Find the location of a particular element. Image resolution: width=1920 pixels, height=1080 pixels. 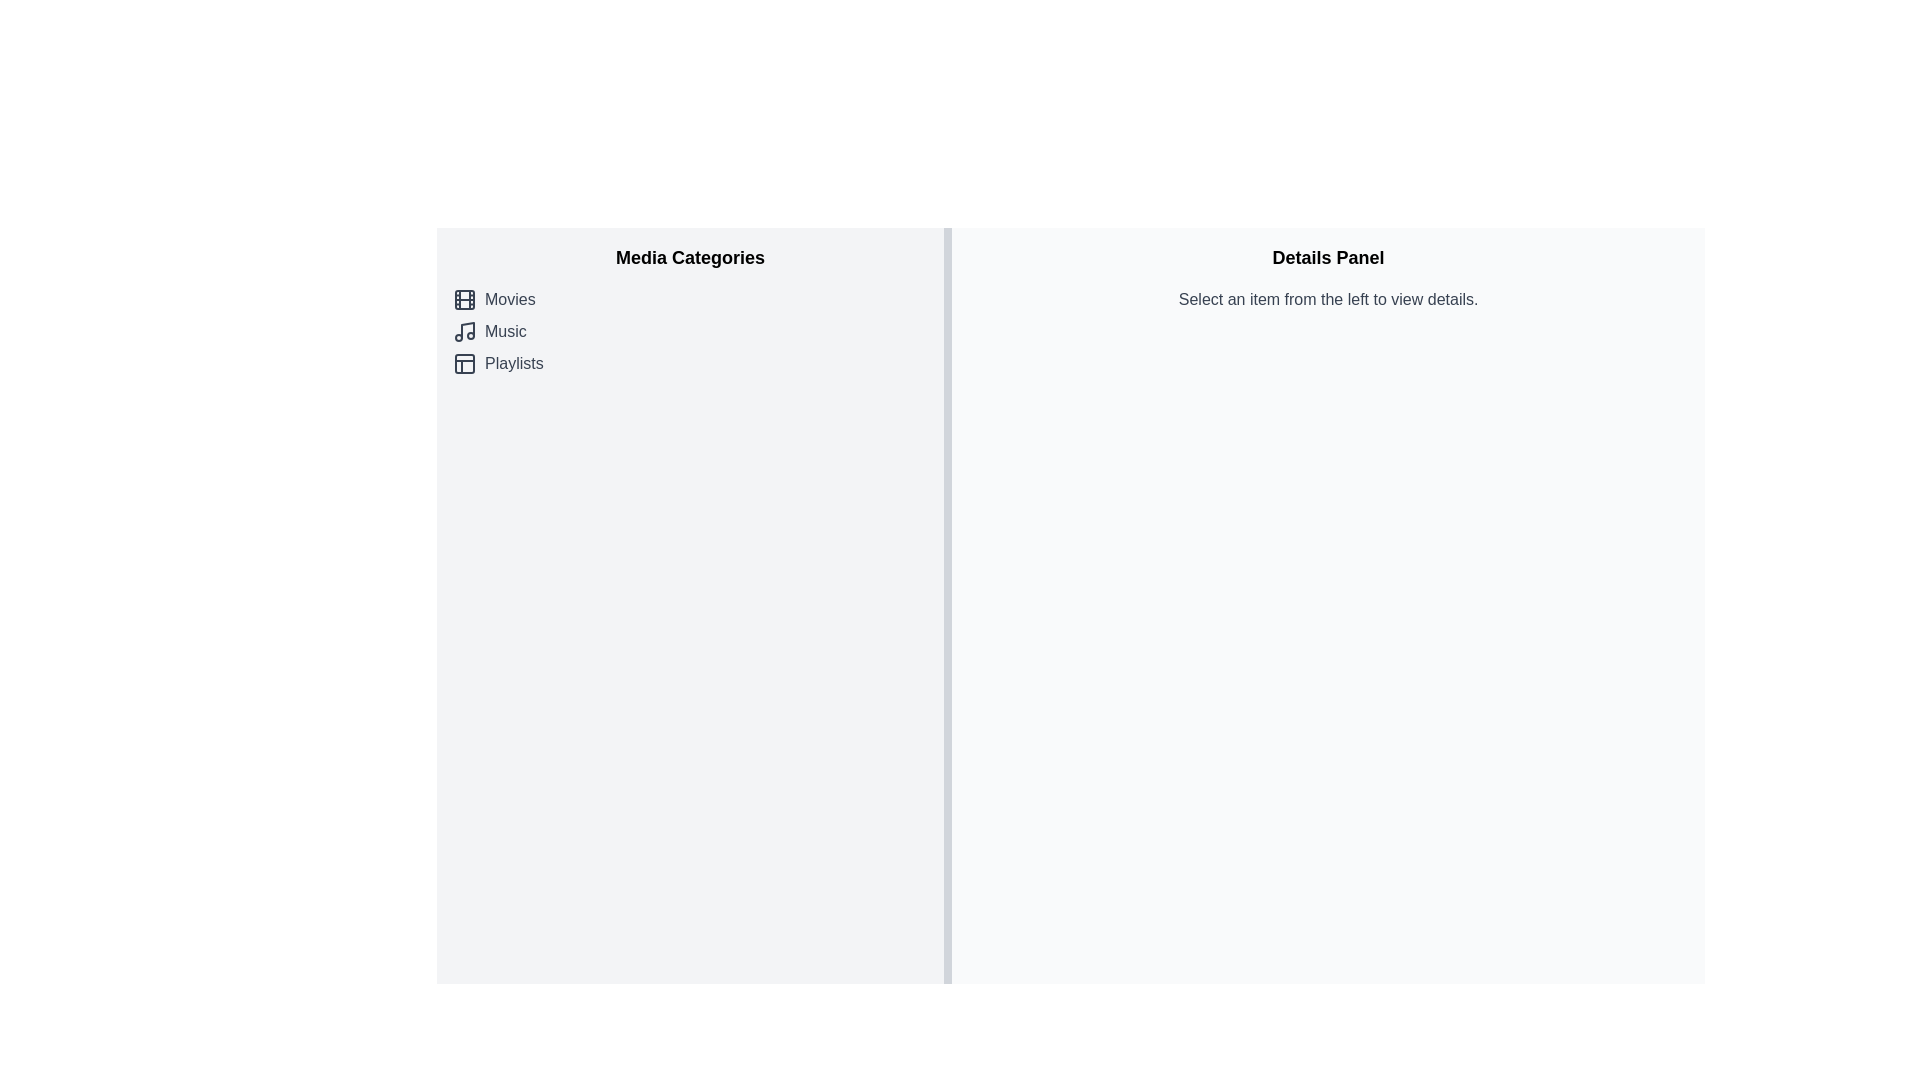

the 'Playlists' button in the Media Categories section is located at coordinates (690, 363).